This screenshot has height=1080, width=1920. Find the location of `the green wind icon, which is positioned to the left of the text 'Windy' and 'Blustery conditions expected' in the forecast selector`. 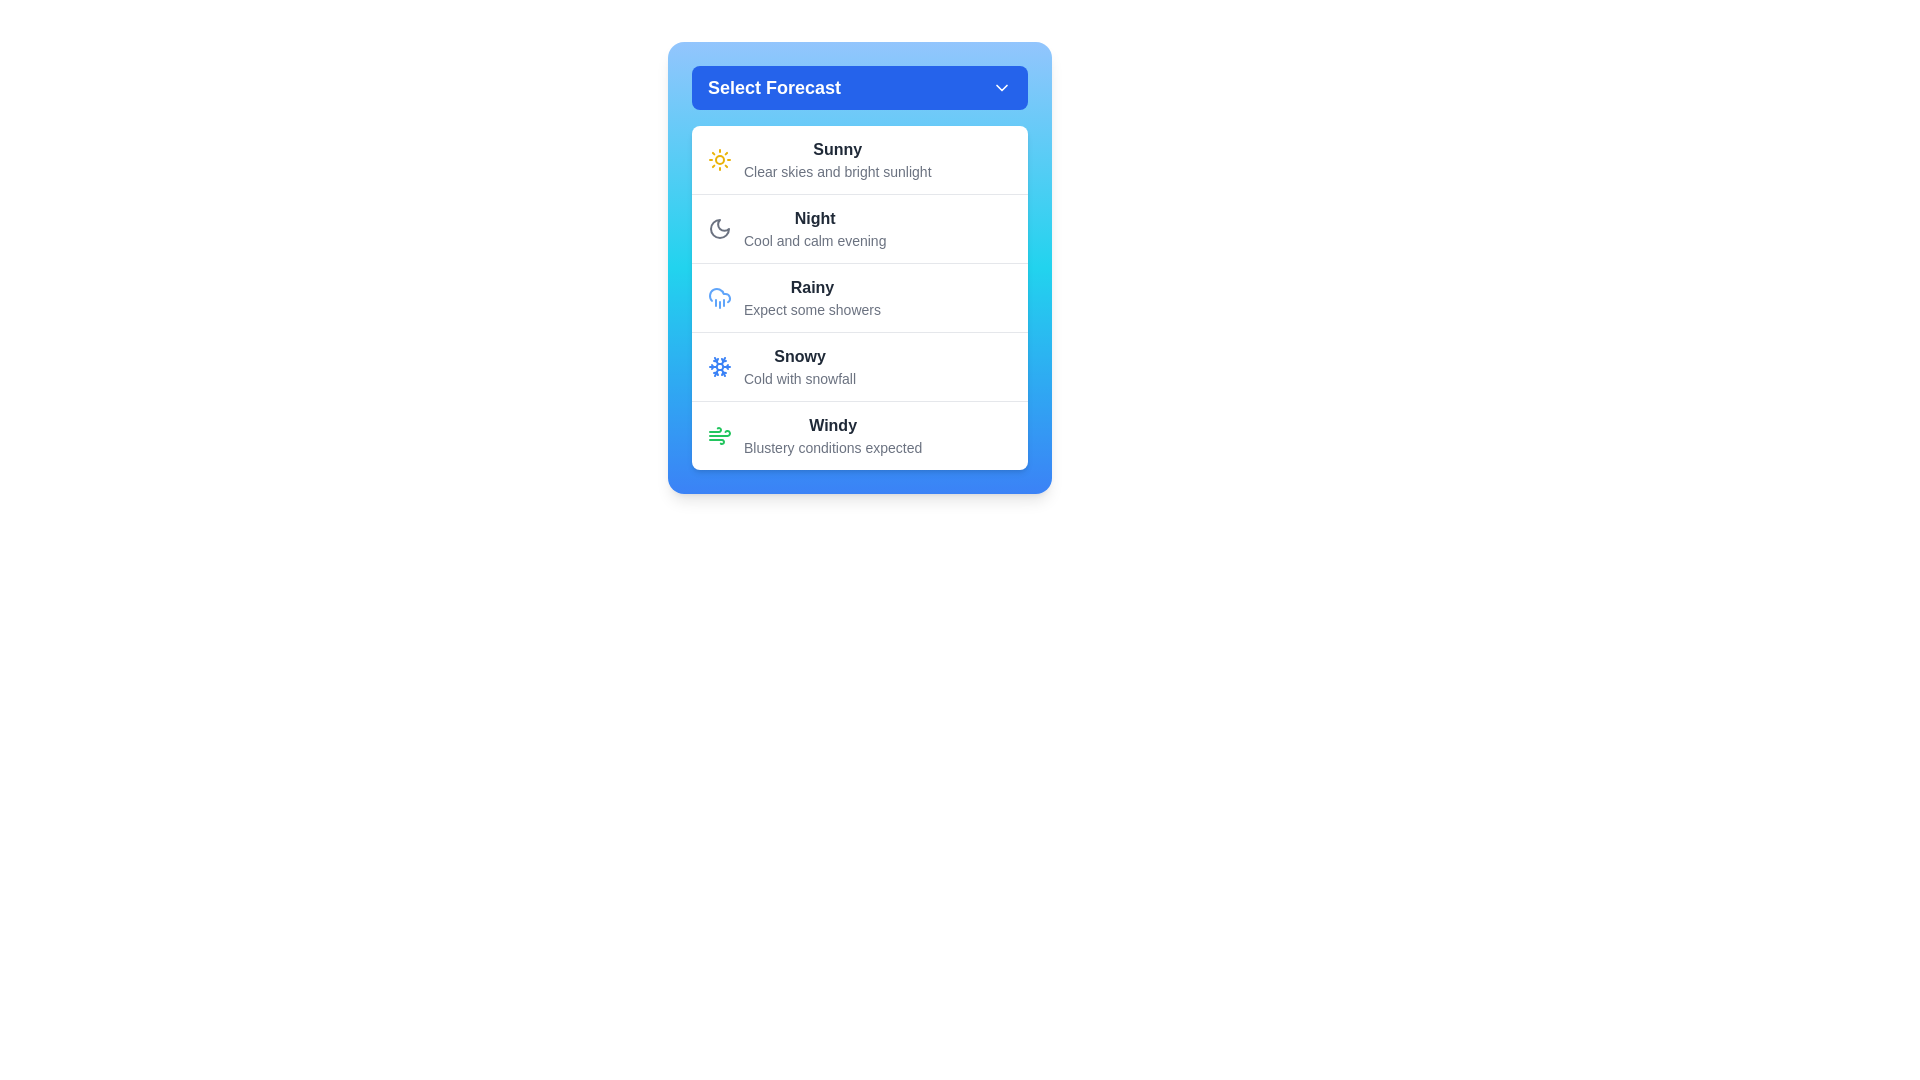

the green wind icon, which is positioned to the left of the text 'Windy' and 'Blustery conditions expected' in the forecast selector is located at coordinates (720, 434).